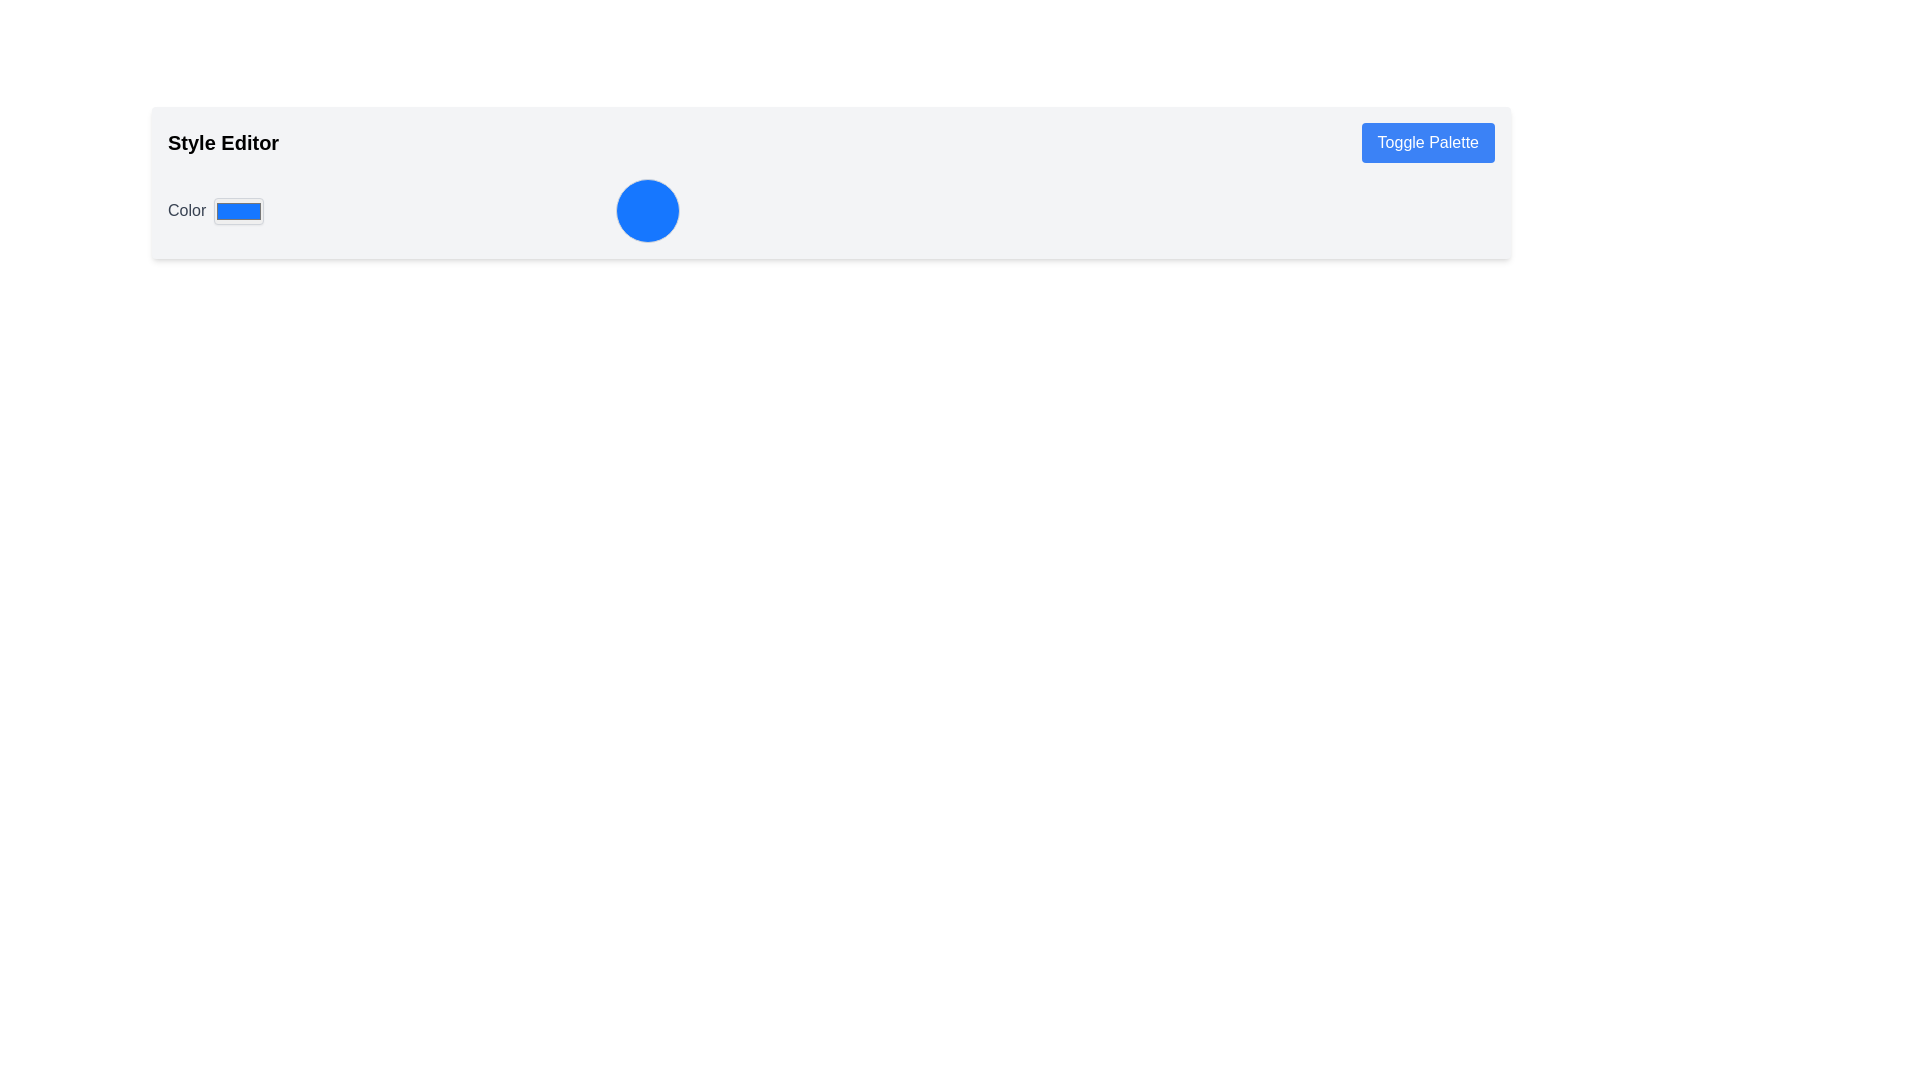 Image resolution: width=1920 pixels, height=1080 pixels. What do you see at coordinates (187, 211) in the screenshot?
I see `the 'Color' text label, which is styled in gray font and located under the 'Style Editor' header, preceding a color input box` at bounding box center [187, 211].